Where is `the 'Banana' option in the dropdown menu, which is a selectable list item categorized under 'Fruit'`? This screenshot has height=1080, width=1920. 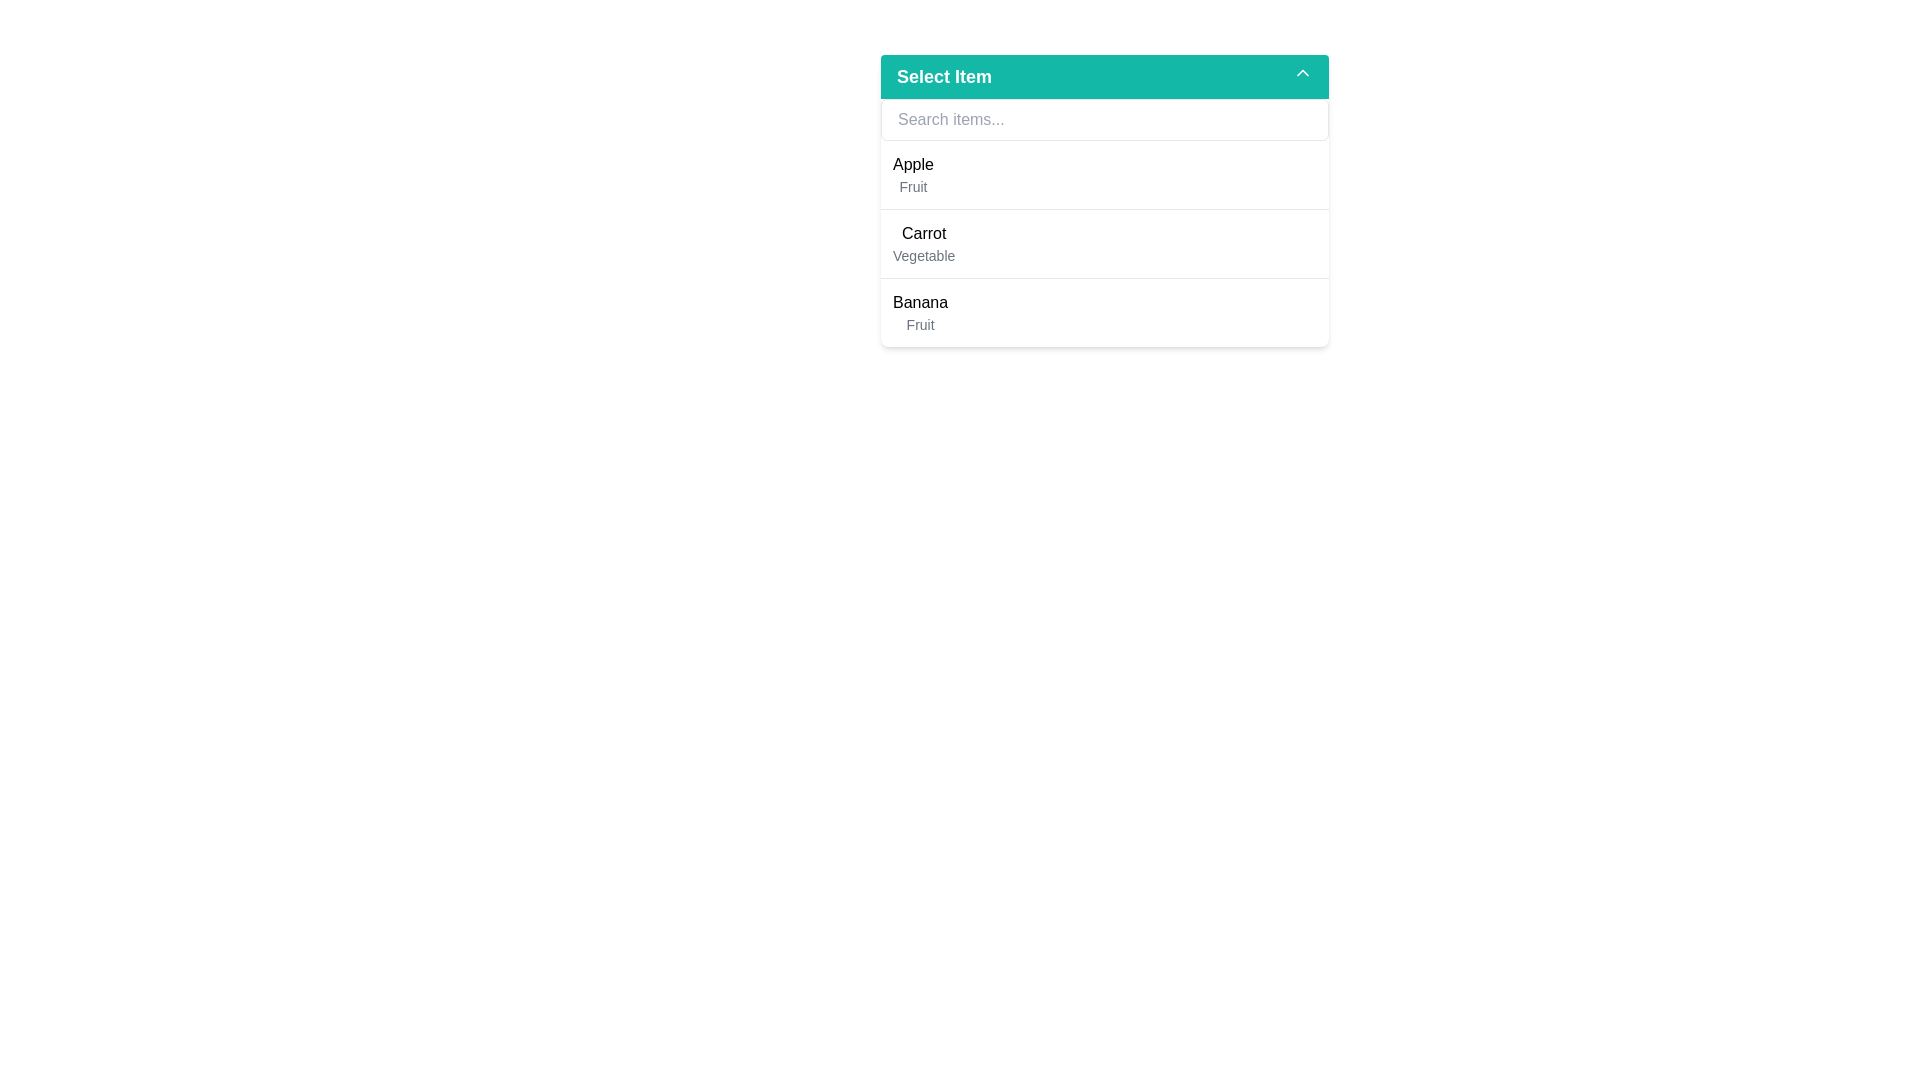
the 'Banana' option in the dropdown menu, which is a selectable list item categorized under 'Fruit' is located at coordinates (919, 312).